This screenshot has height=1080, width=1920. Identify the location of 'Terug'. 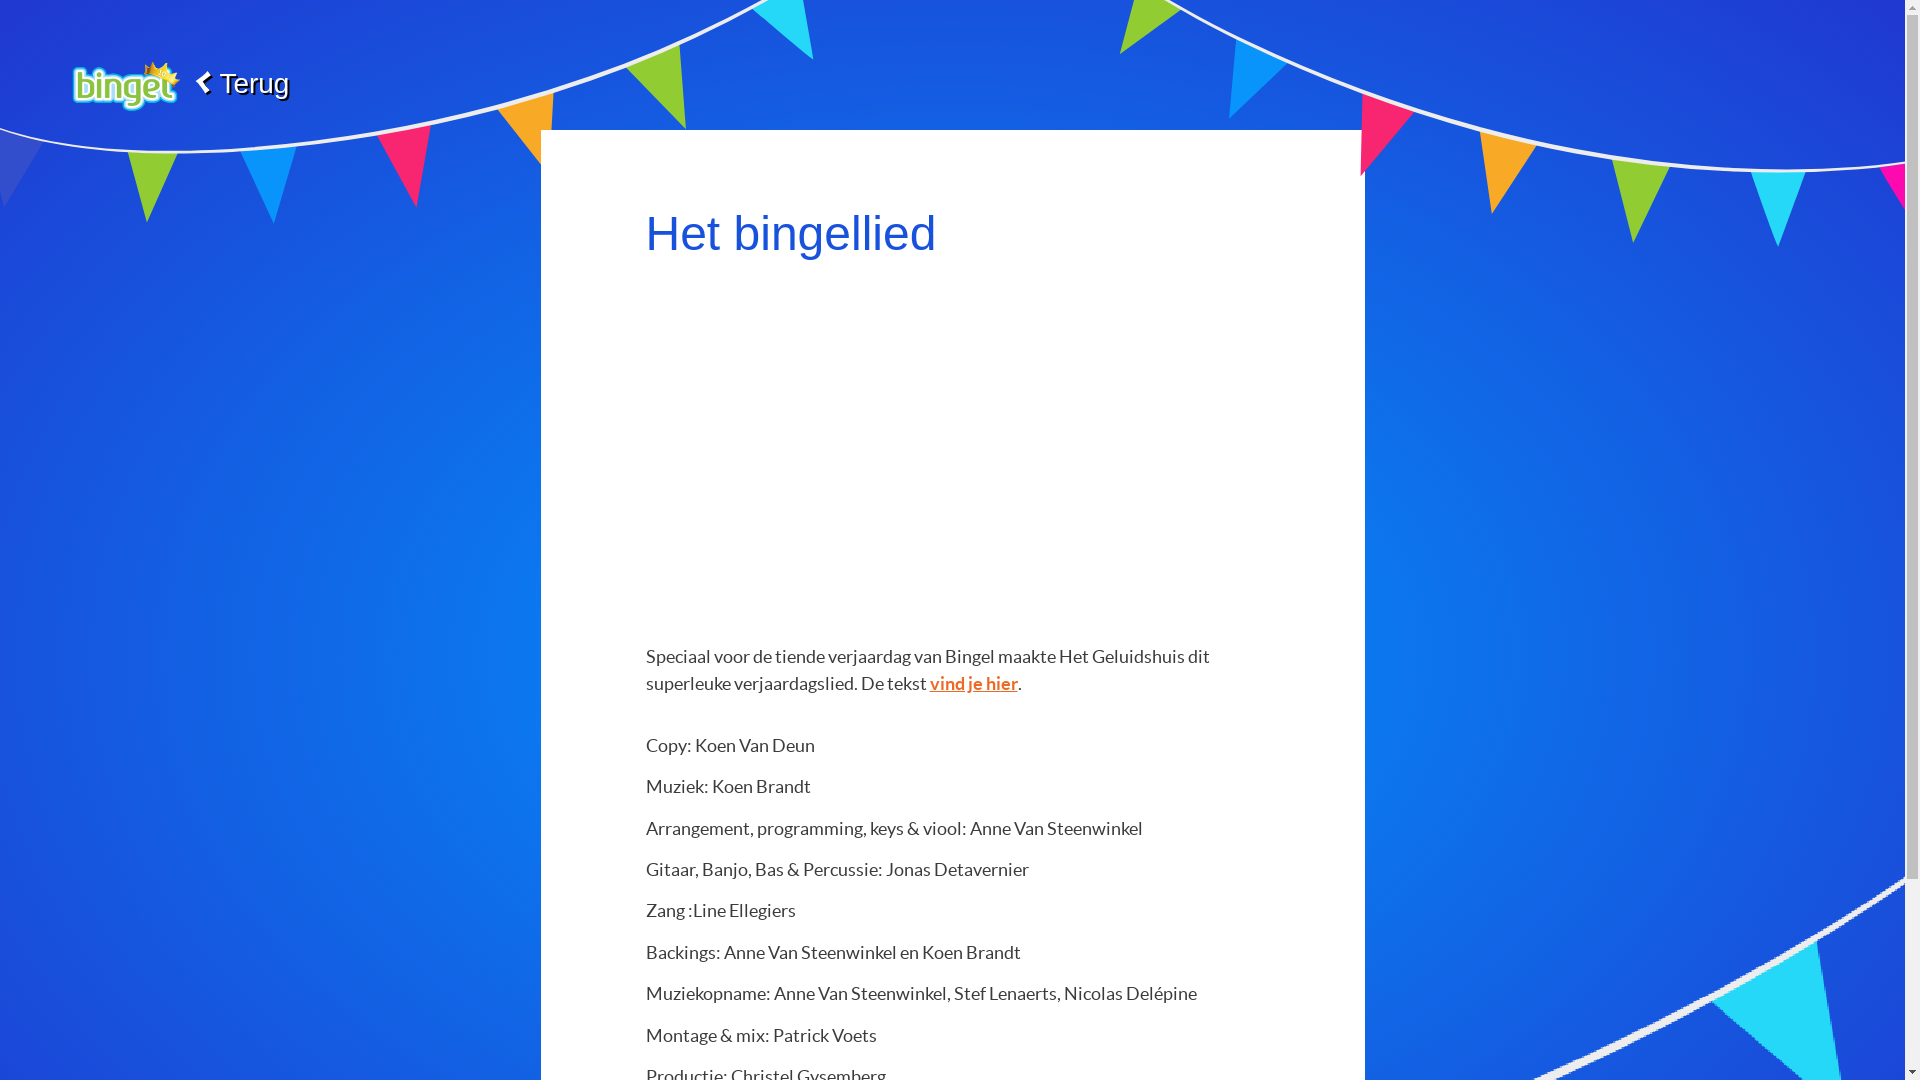
(174, 83).